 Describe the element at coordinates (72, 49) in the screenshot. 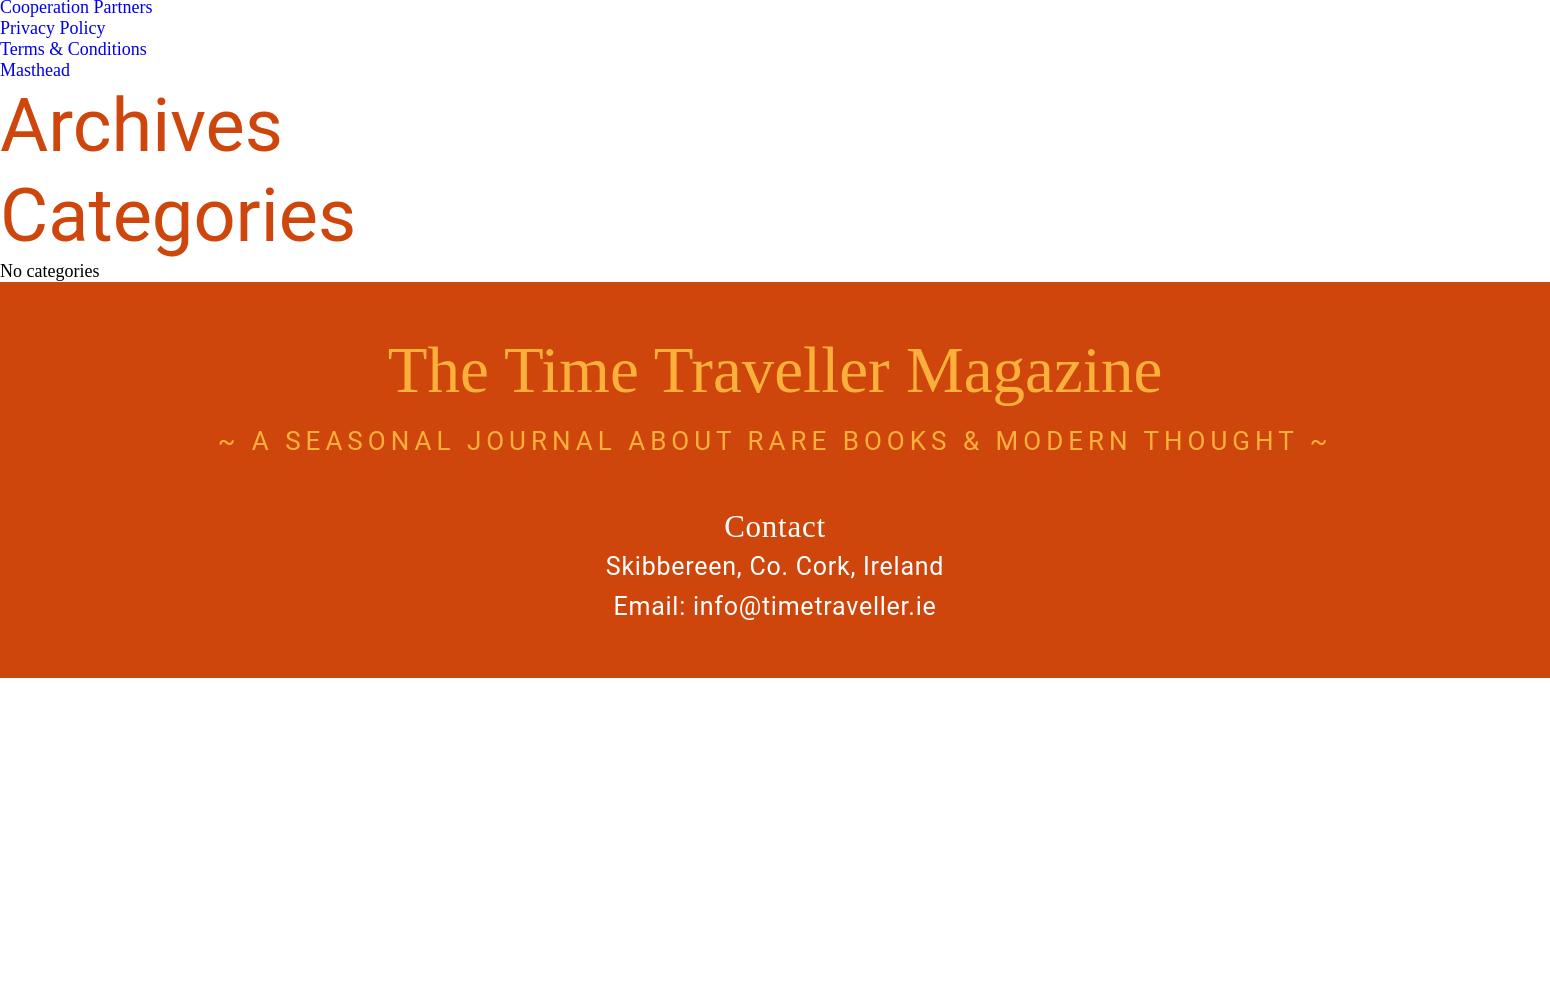

I see `'Terms & Conditions'` at that location.